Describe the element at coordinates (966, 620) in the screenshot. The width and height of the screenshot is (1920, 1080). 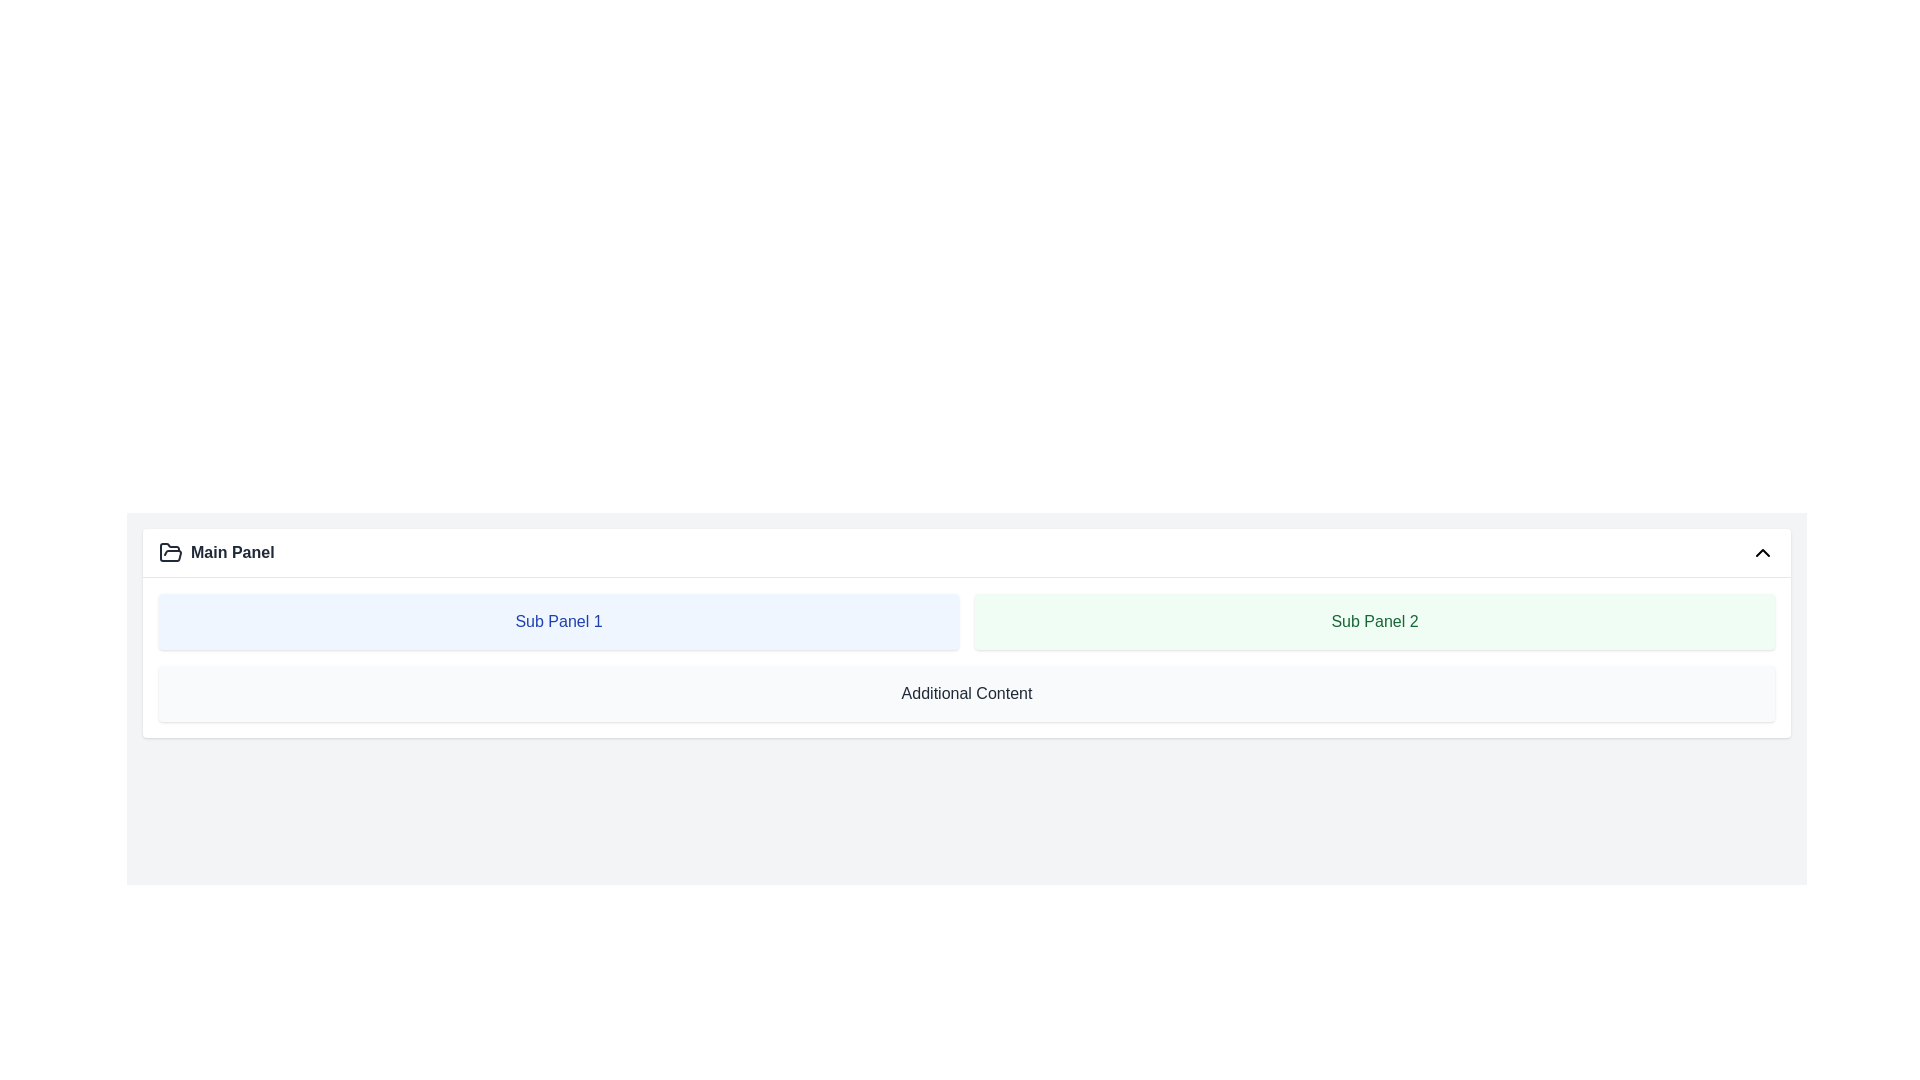
I see `the segmented panel consisting of 'Sub Panel 1' and 'Sub Panel 2'` at that location.